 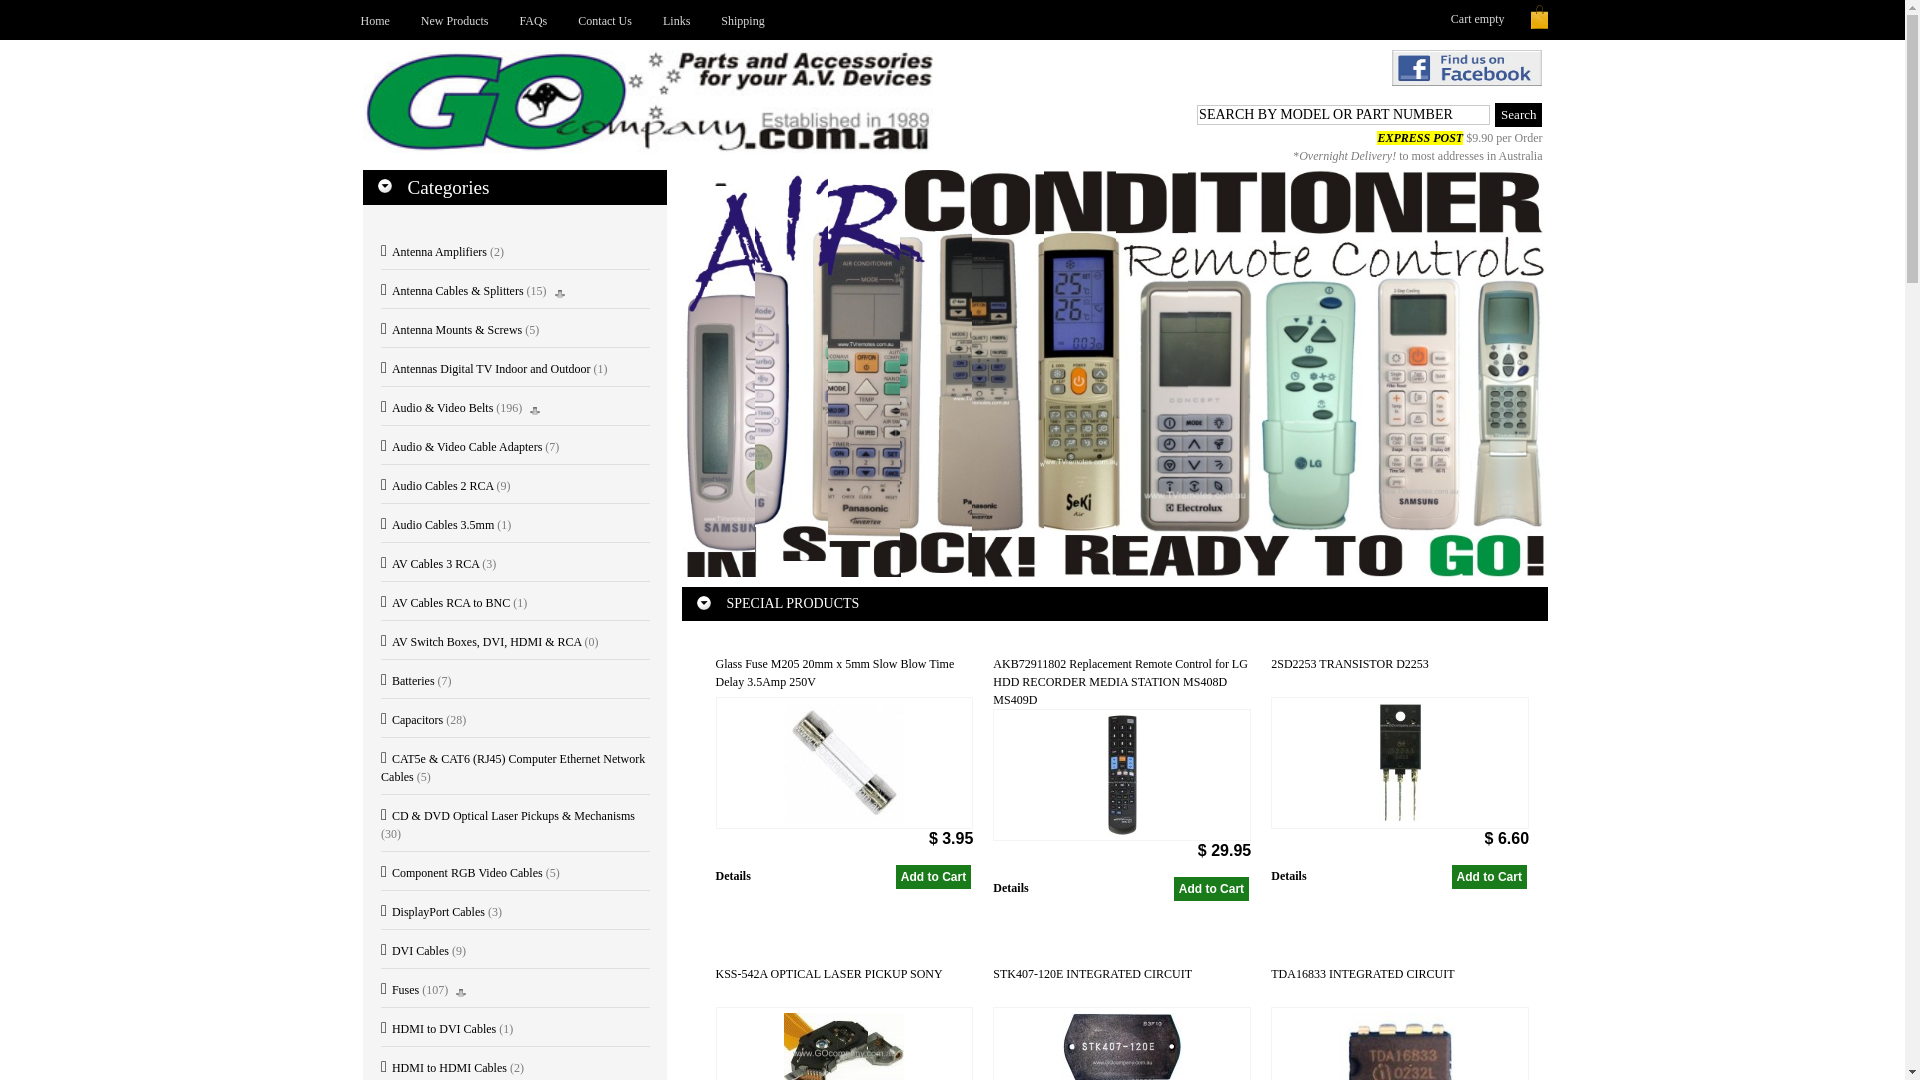 What do you see at coordinates (435, 407) in the screenshot?
I see `'Audio & Video Belts'` at bounding box center [435, 407].